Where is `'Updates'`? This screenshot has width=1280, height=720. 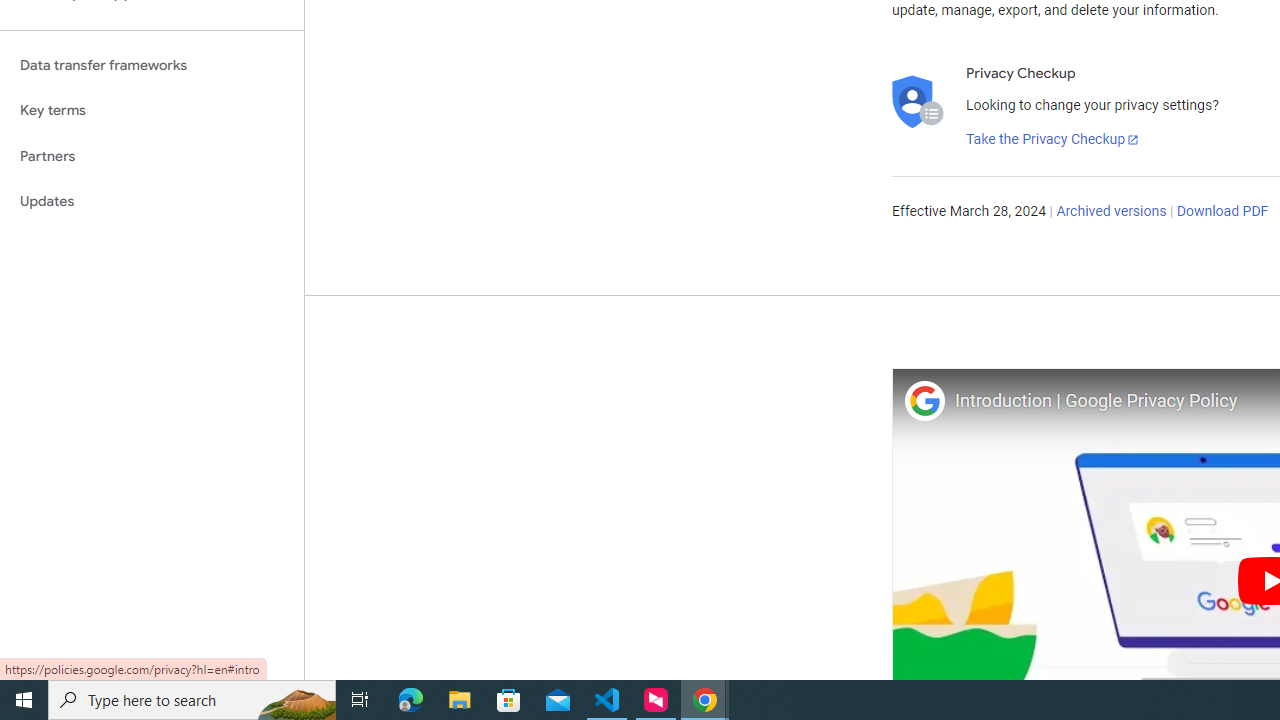 'Updates' is located at coordinates (151, 201).